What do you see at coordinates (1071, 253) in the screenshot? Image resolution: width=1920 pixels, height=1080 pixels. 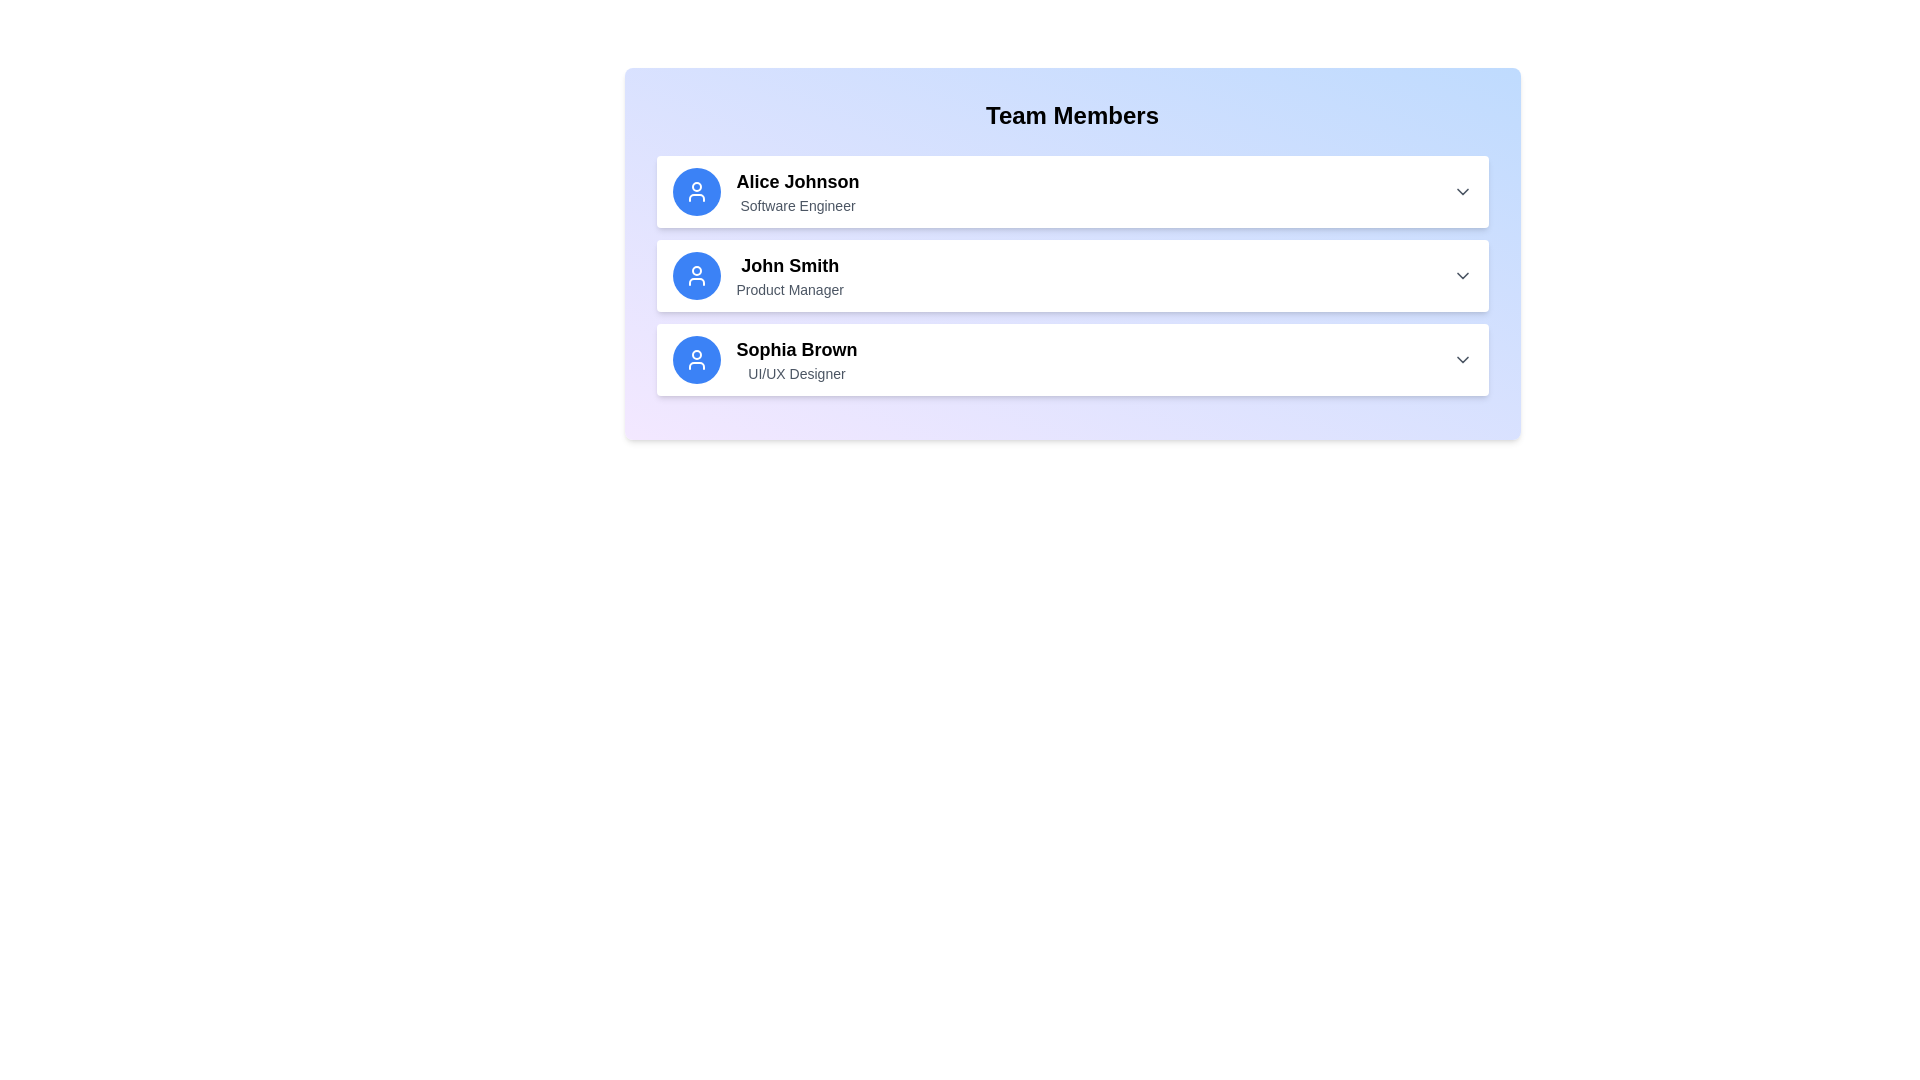 I see `the second list item displaying user information, which presents the name and role of a specific team member` at bounding box center [1071, 253].